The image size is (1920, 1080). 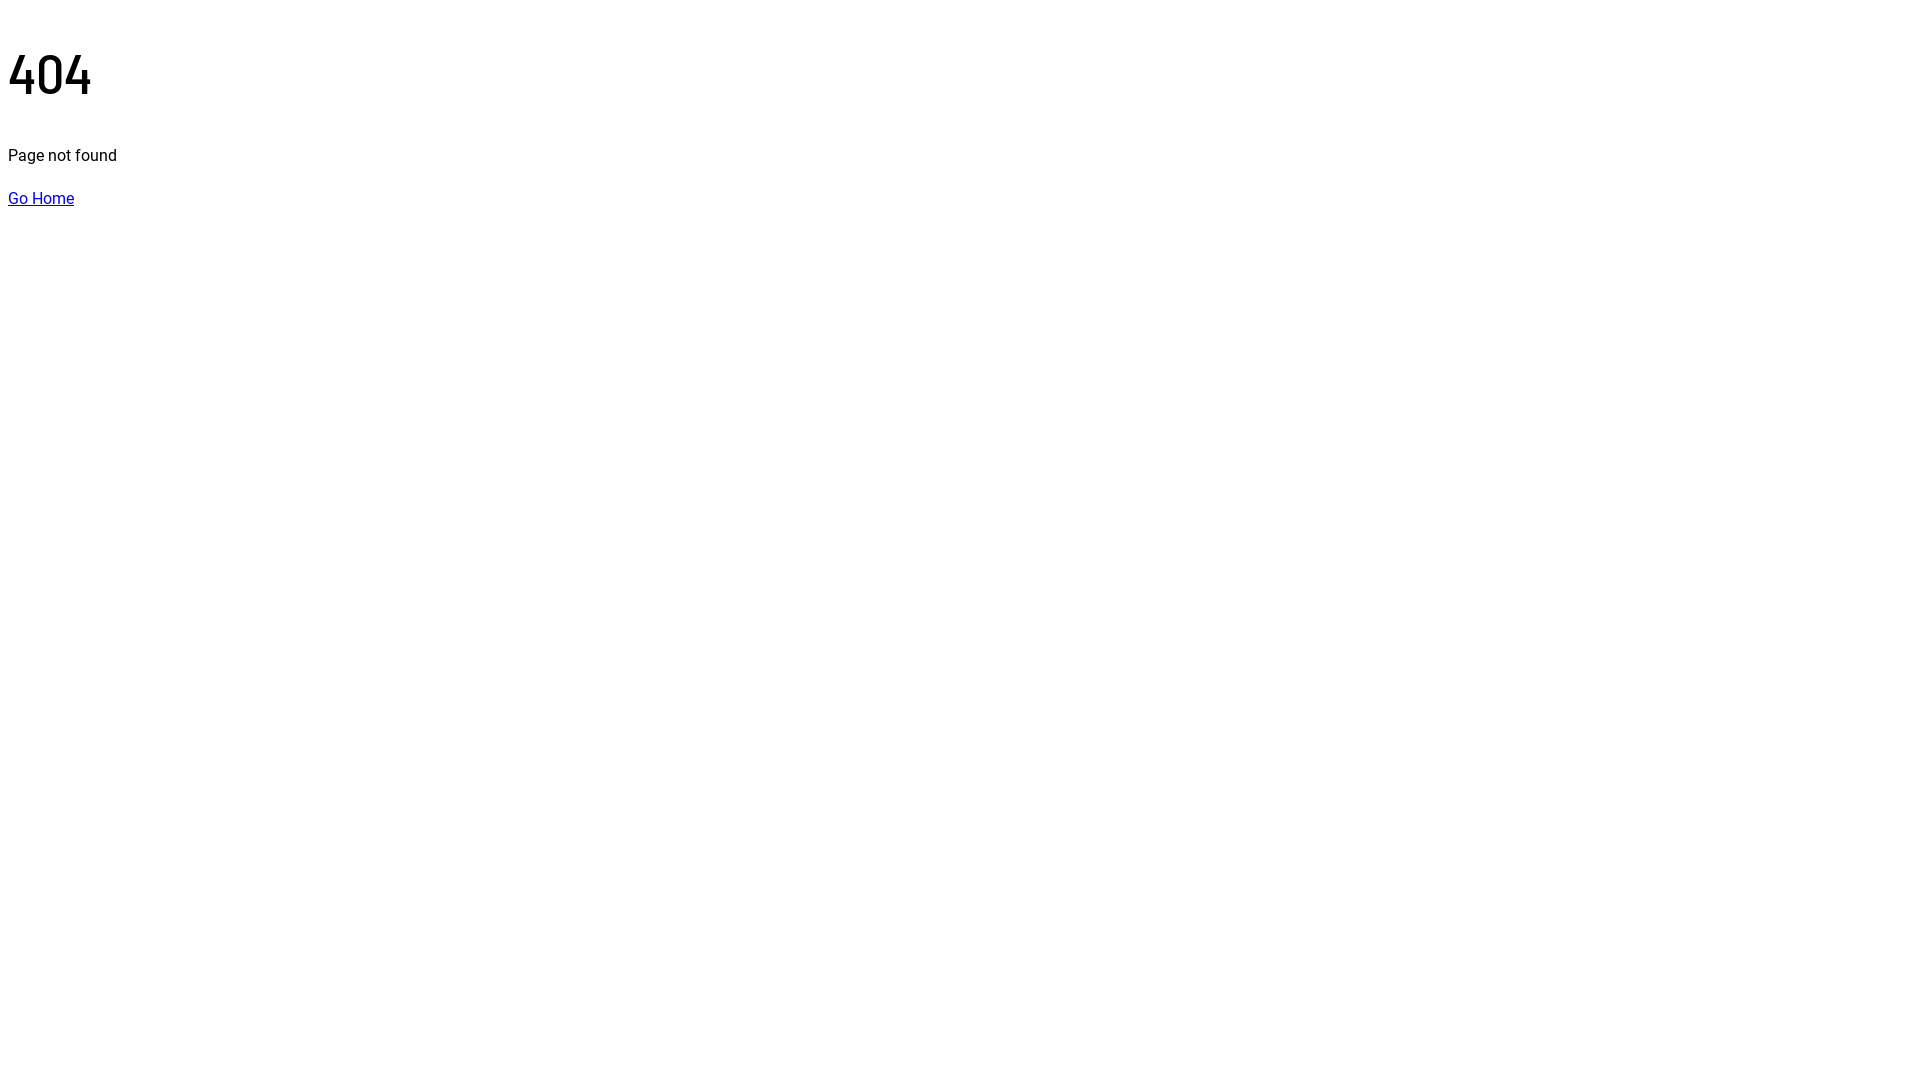 What do you see at coordinates (41, 198) in the screenshot?
I see `'Go Home'` at bounding box center [41, 198].